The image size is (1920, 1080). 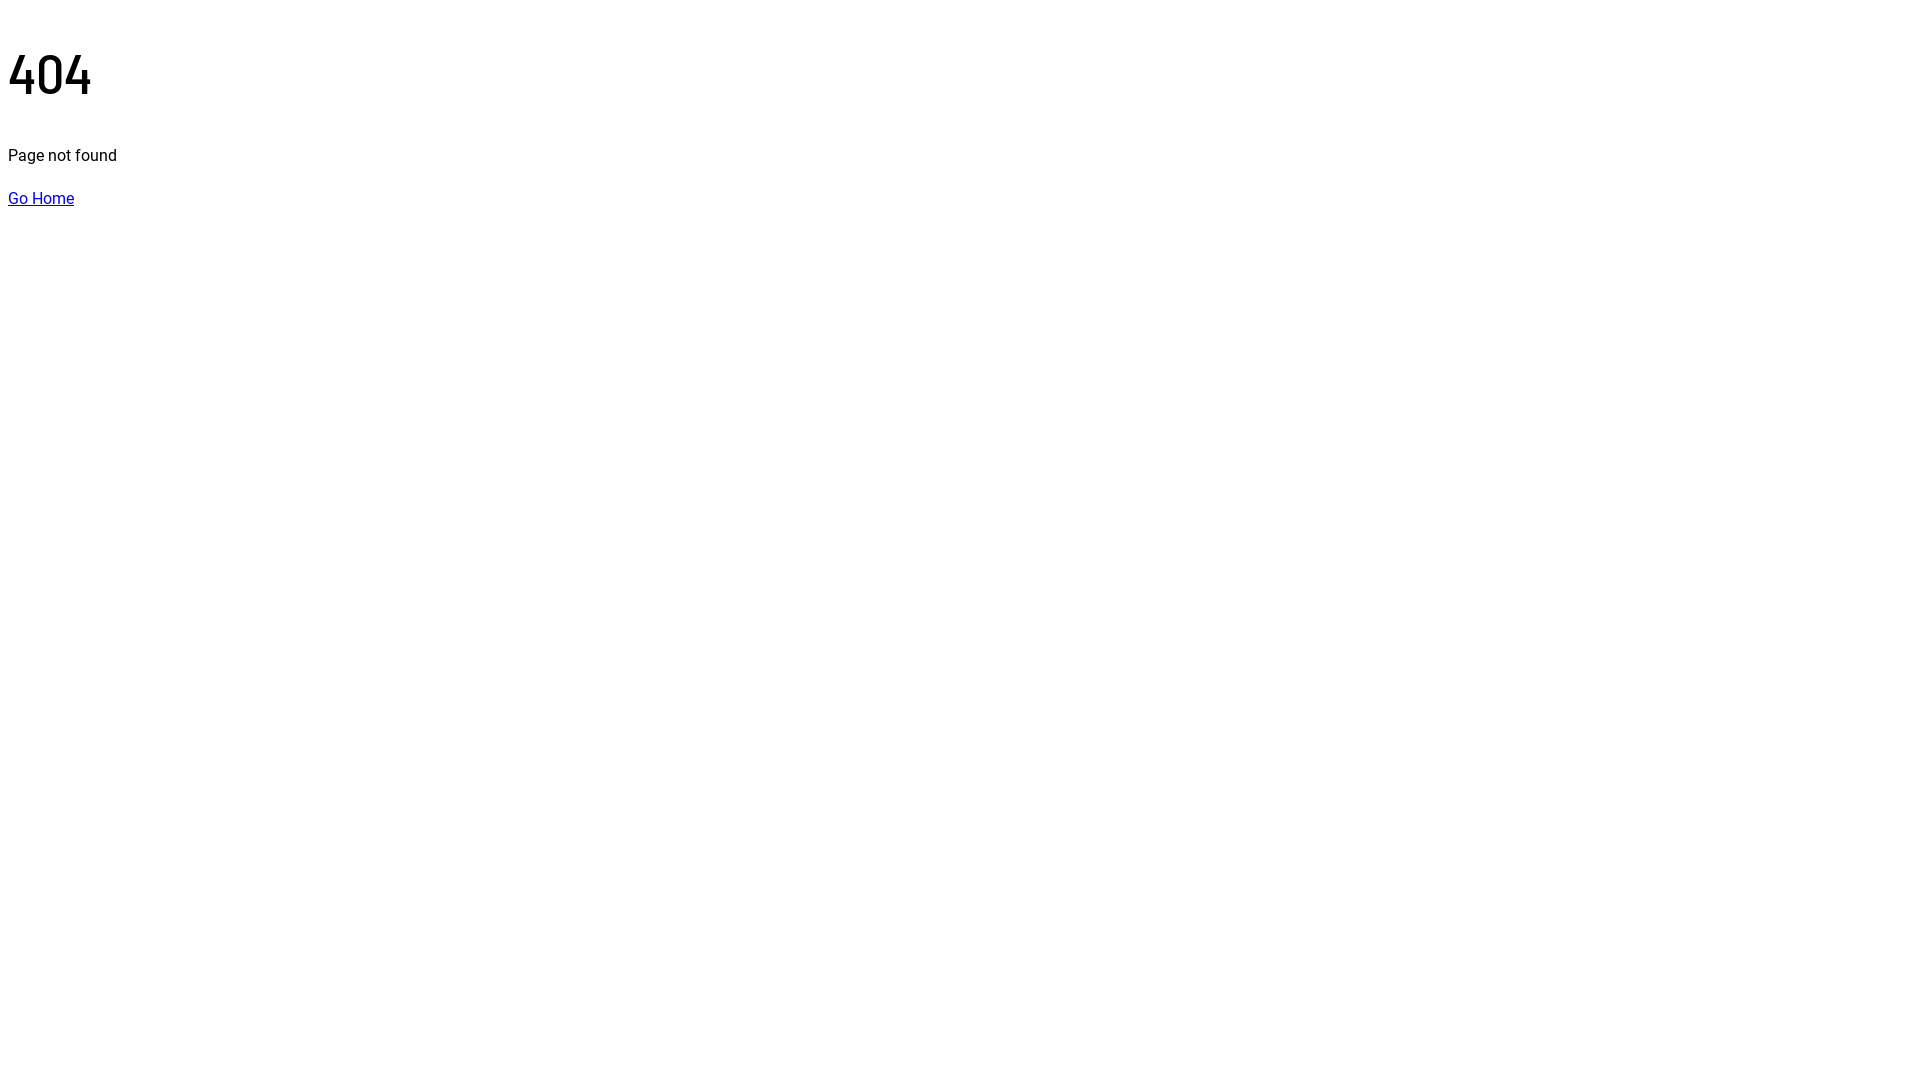 What do you see at coordinates (41, 198) in the screenshot?
I see `'Go Home'` at bounding box center [41, 198].